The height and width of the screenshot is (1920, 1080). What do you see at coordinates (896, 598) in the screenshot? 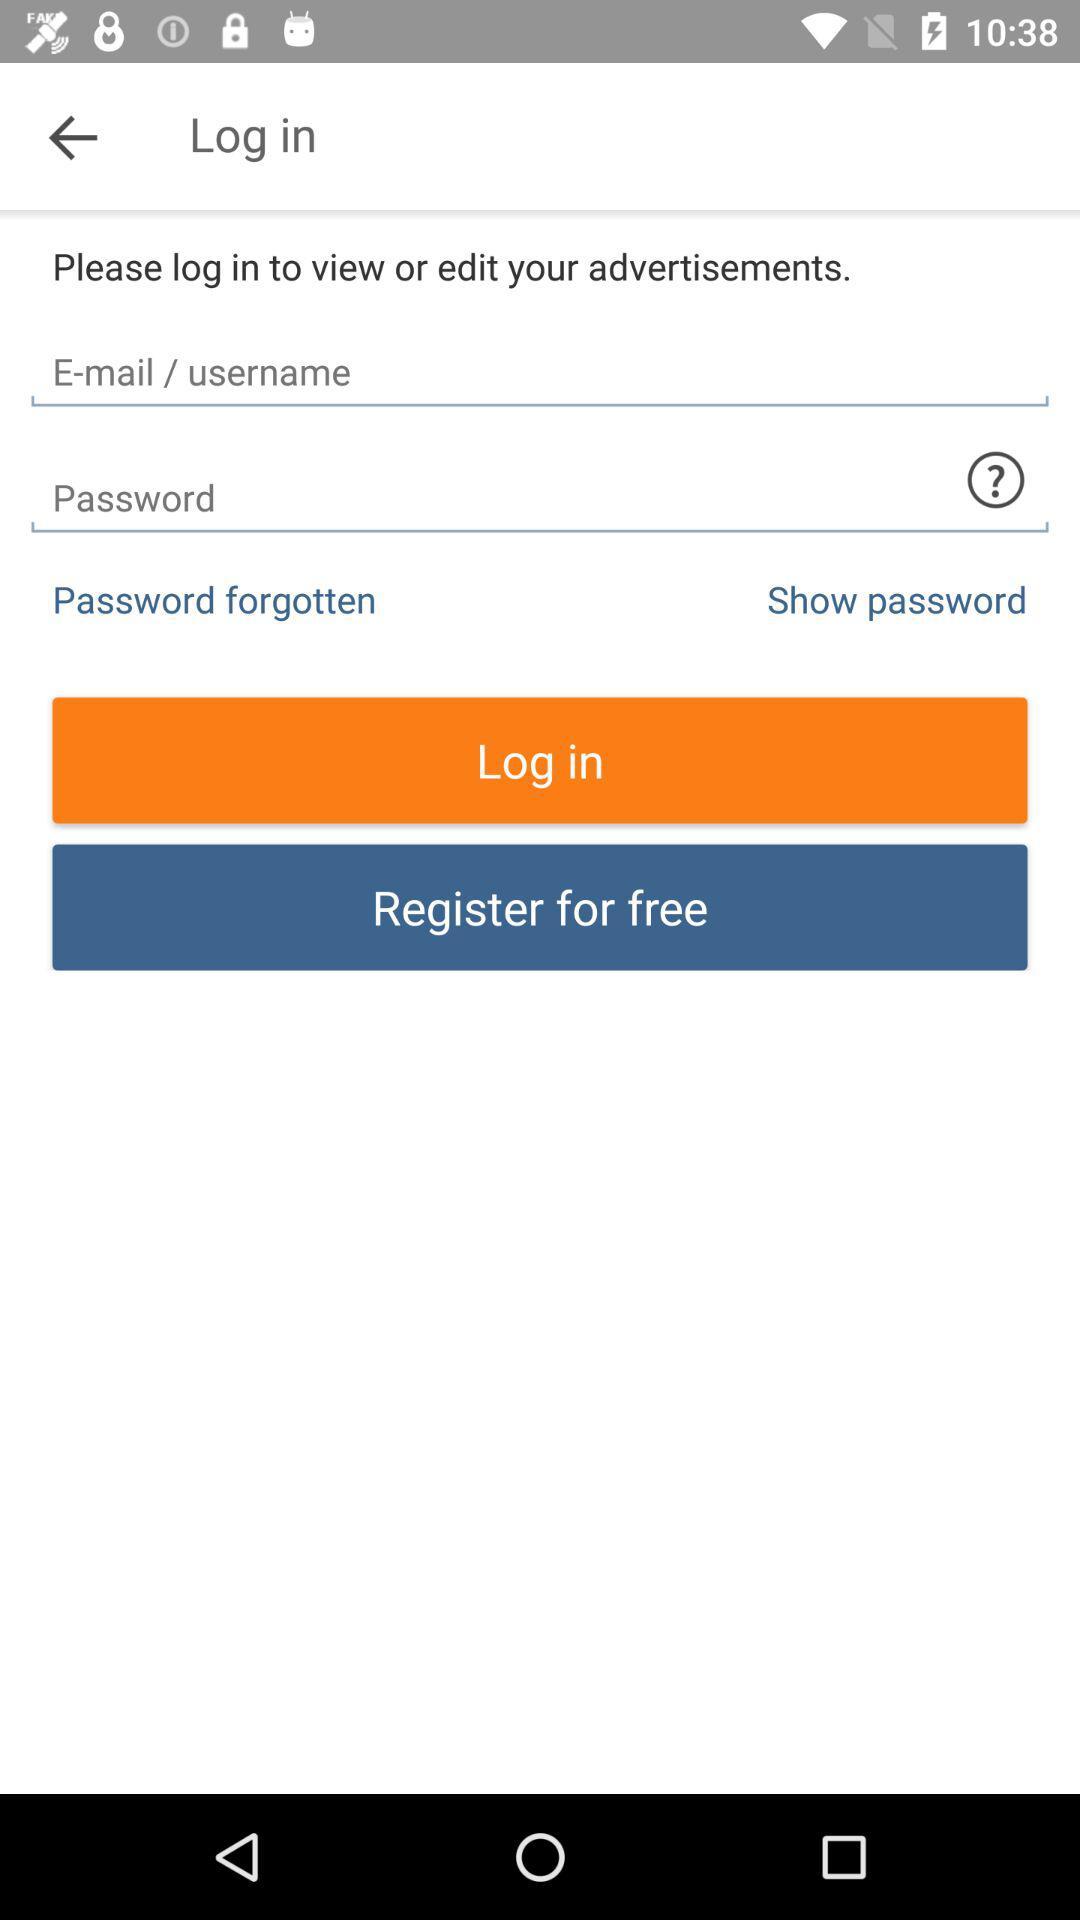
I see `the item to the right of the password forgotten` at bounding box center [896, 598].